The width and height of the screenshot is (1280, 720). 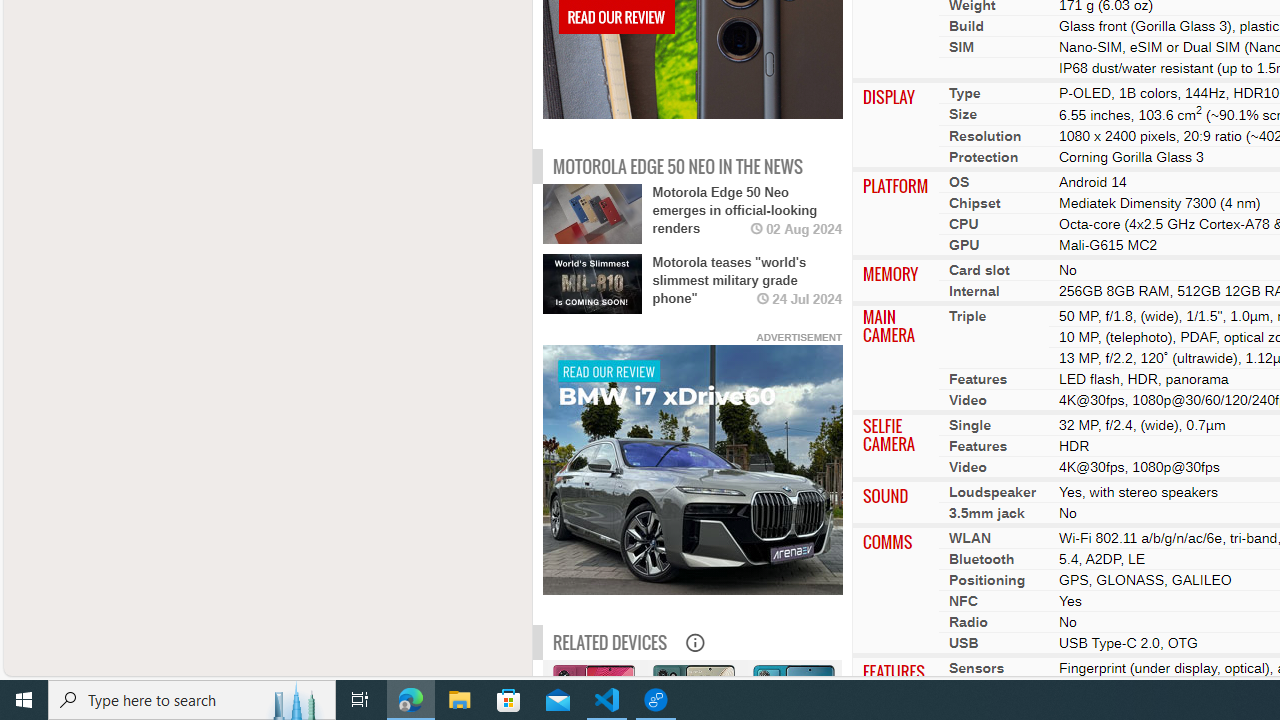 I want to click on 'Resolution', so click(x=984, y=135).